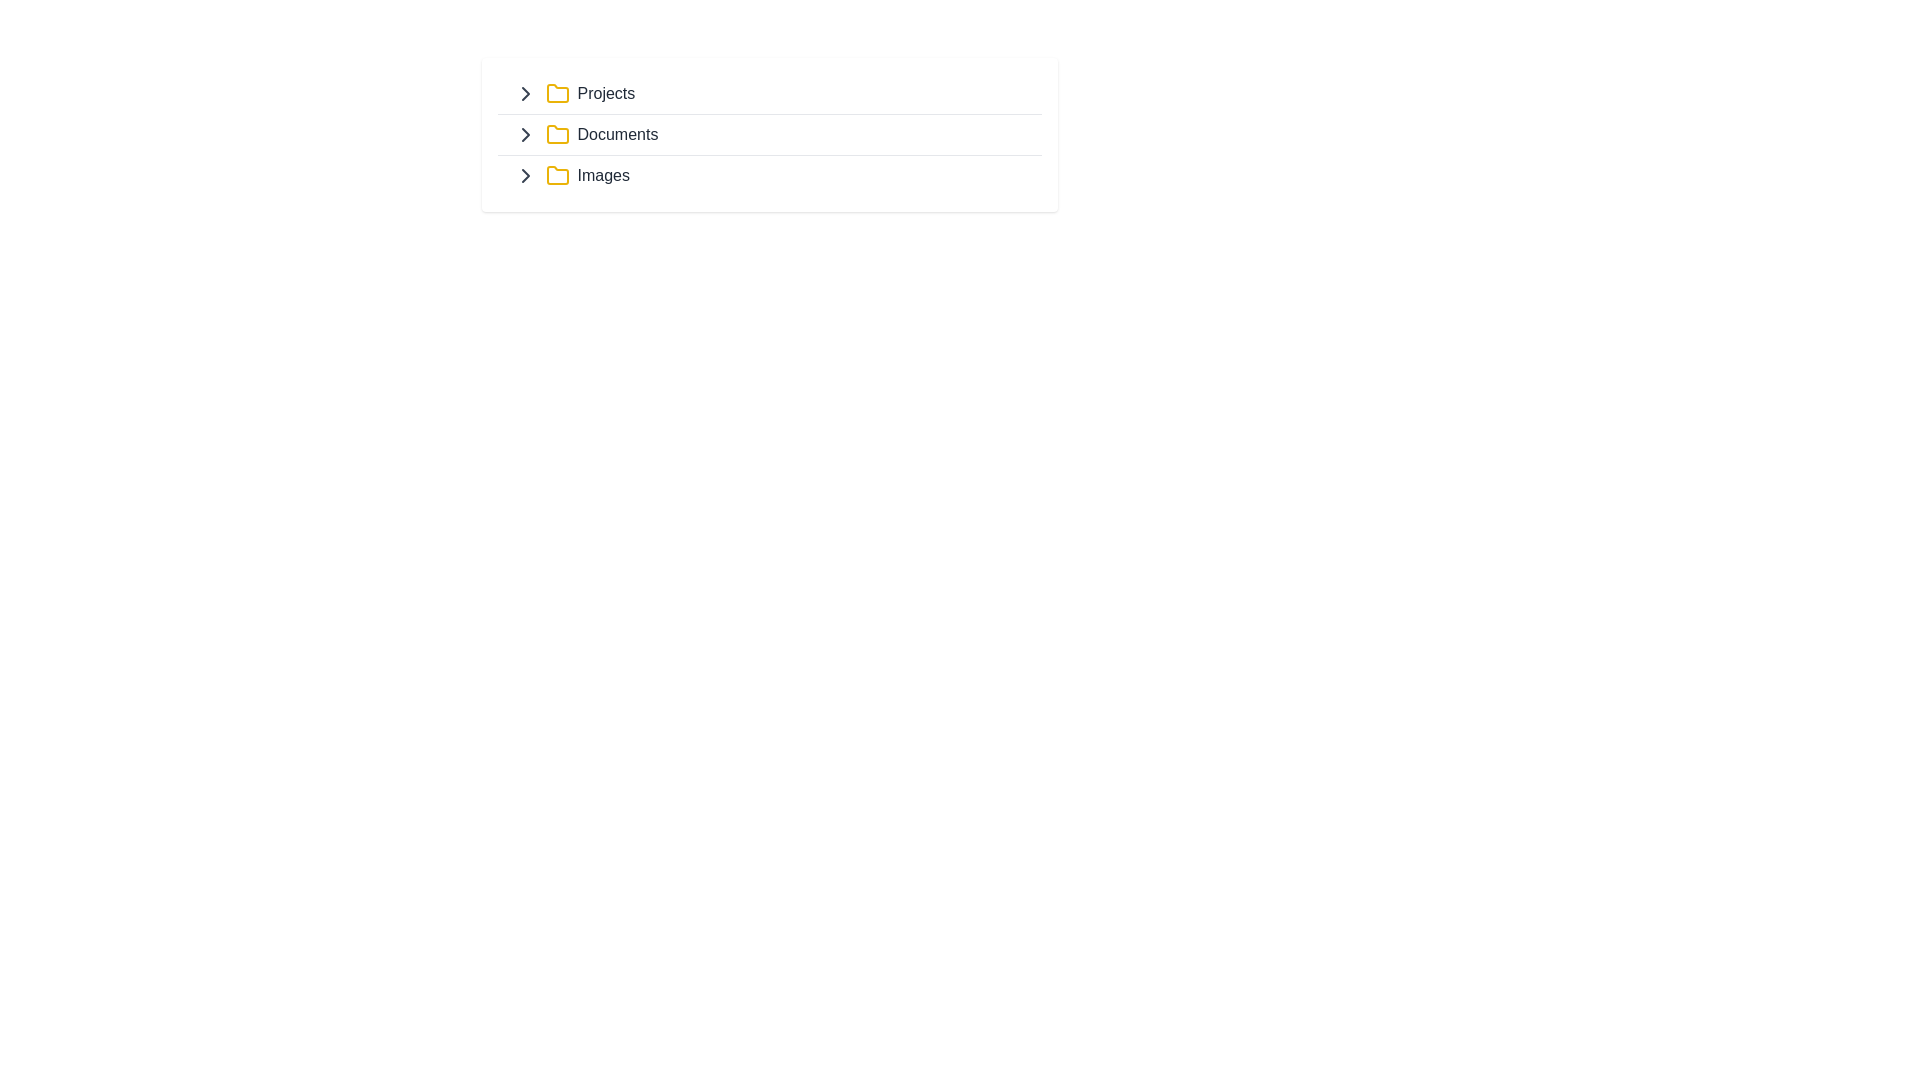  I want to click on the chevron icon that indicates expandable or collapsible state for the 'Documents' folder, located on the left side of the row containing the 'Documents' label, so click(525, 135).